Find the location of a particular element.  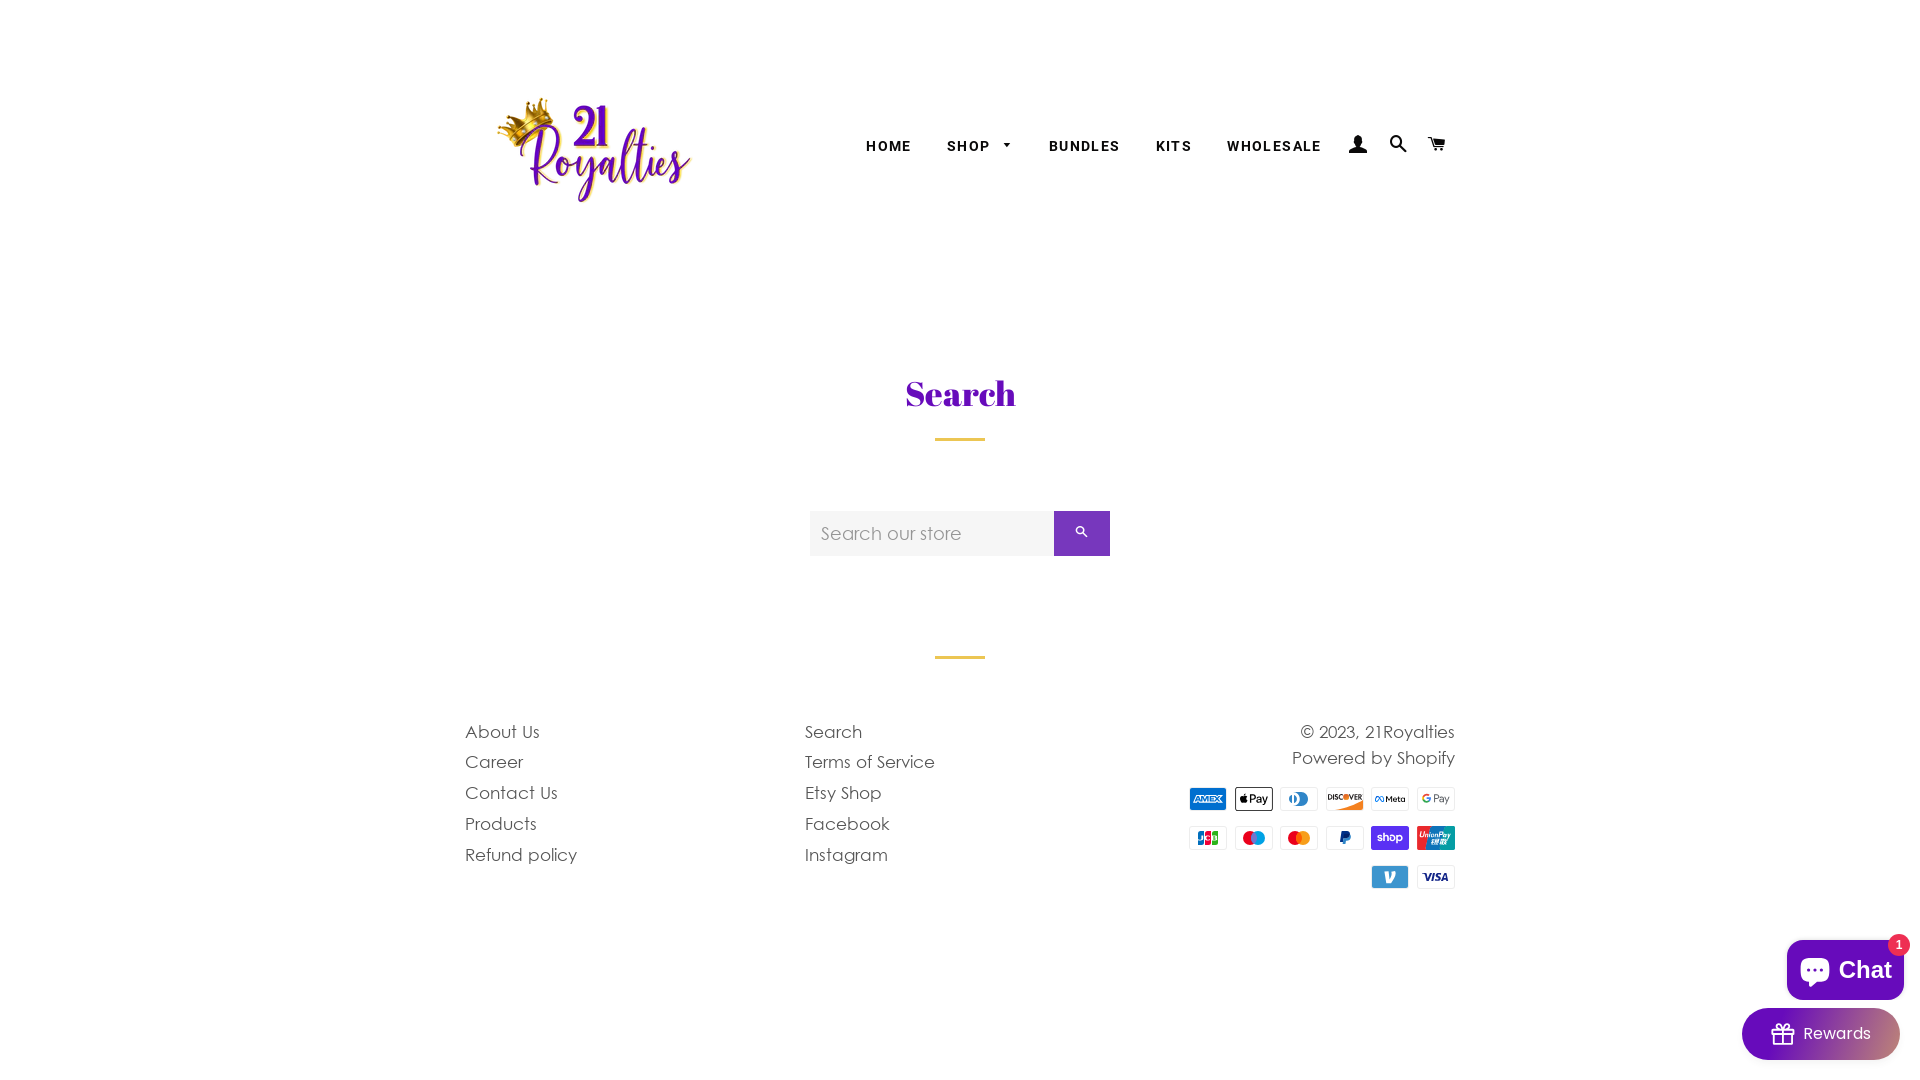

'WHOLESALE' is located at coordinates (1273, 145).